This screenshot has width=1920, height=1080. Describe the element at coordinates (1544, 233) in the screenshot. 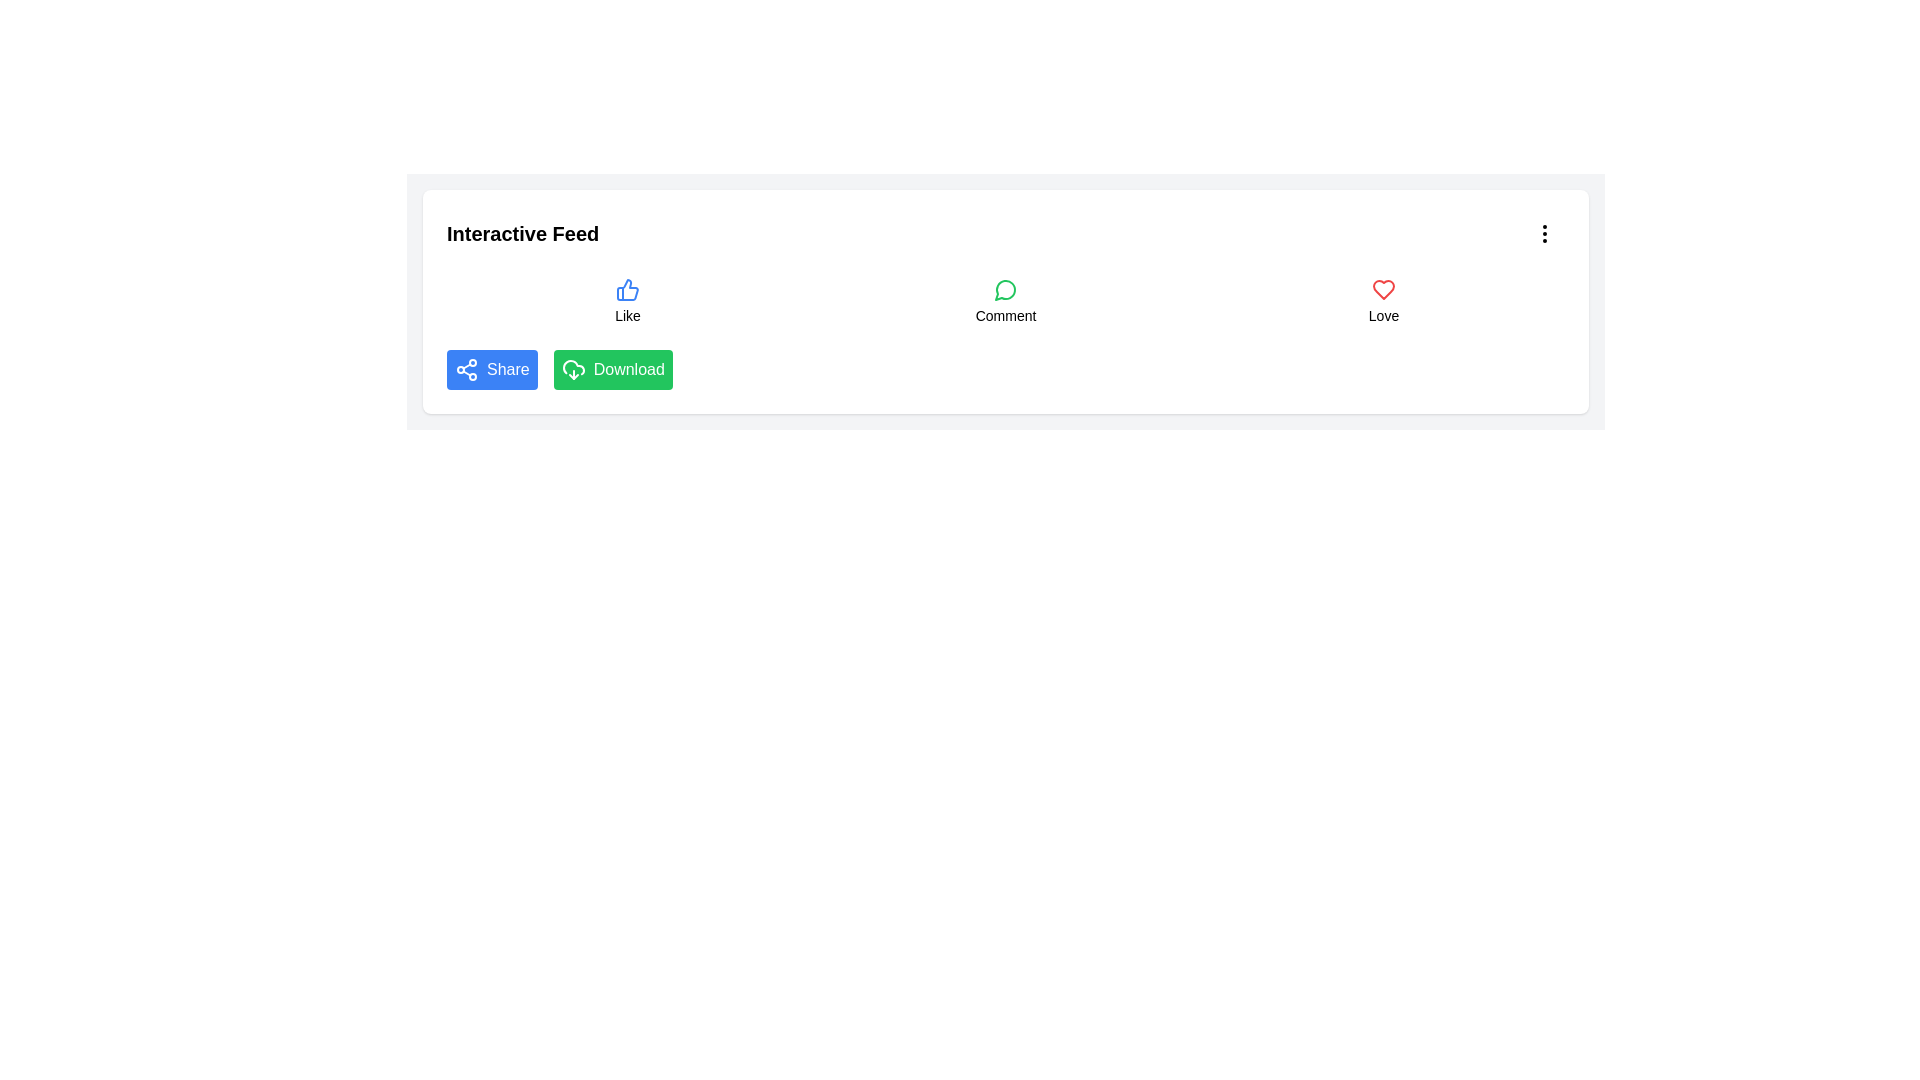

I see `the vertical ellipsis menu icon located in the top-right corner of the 'Interactive Feed' card` at that location.